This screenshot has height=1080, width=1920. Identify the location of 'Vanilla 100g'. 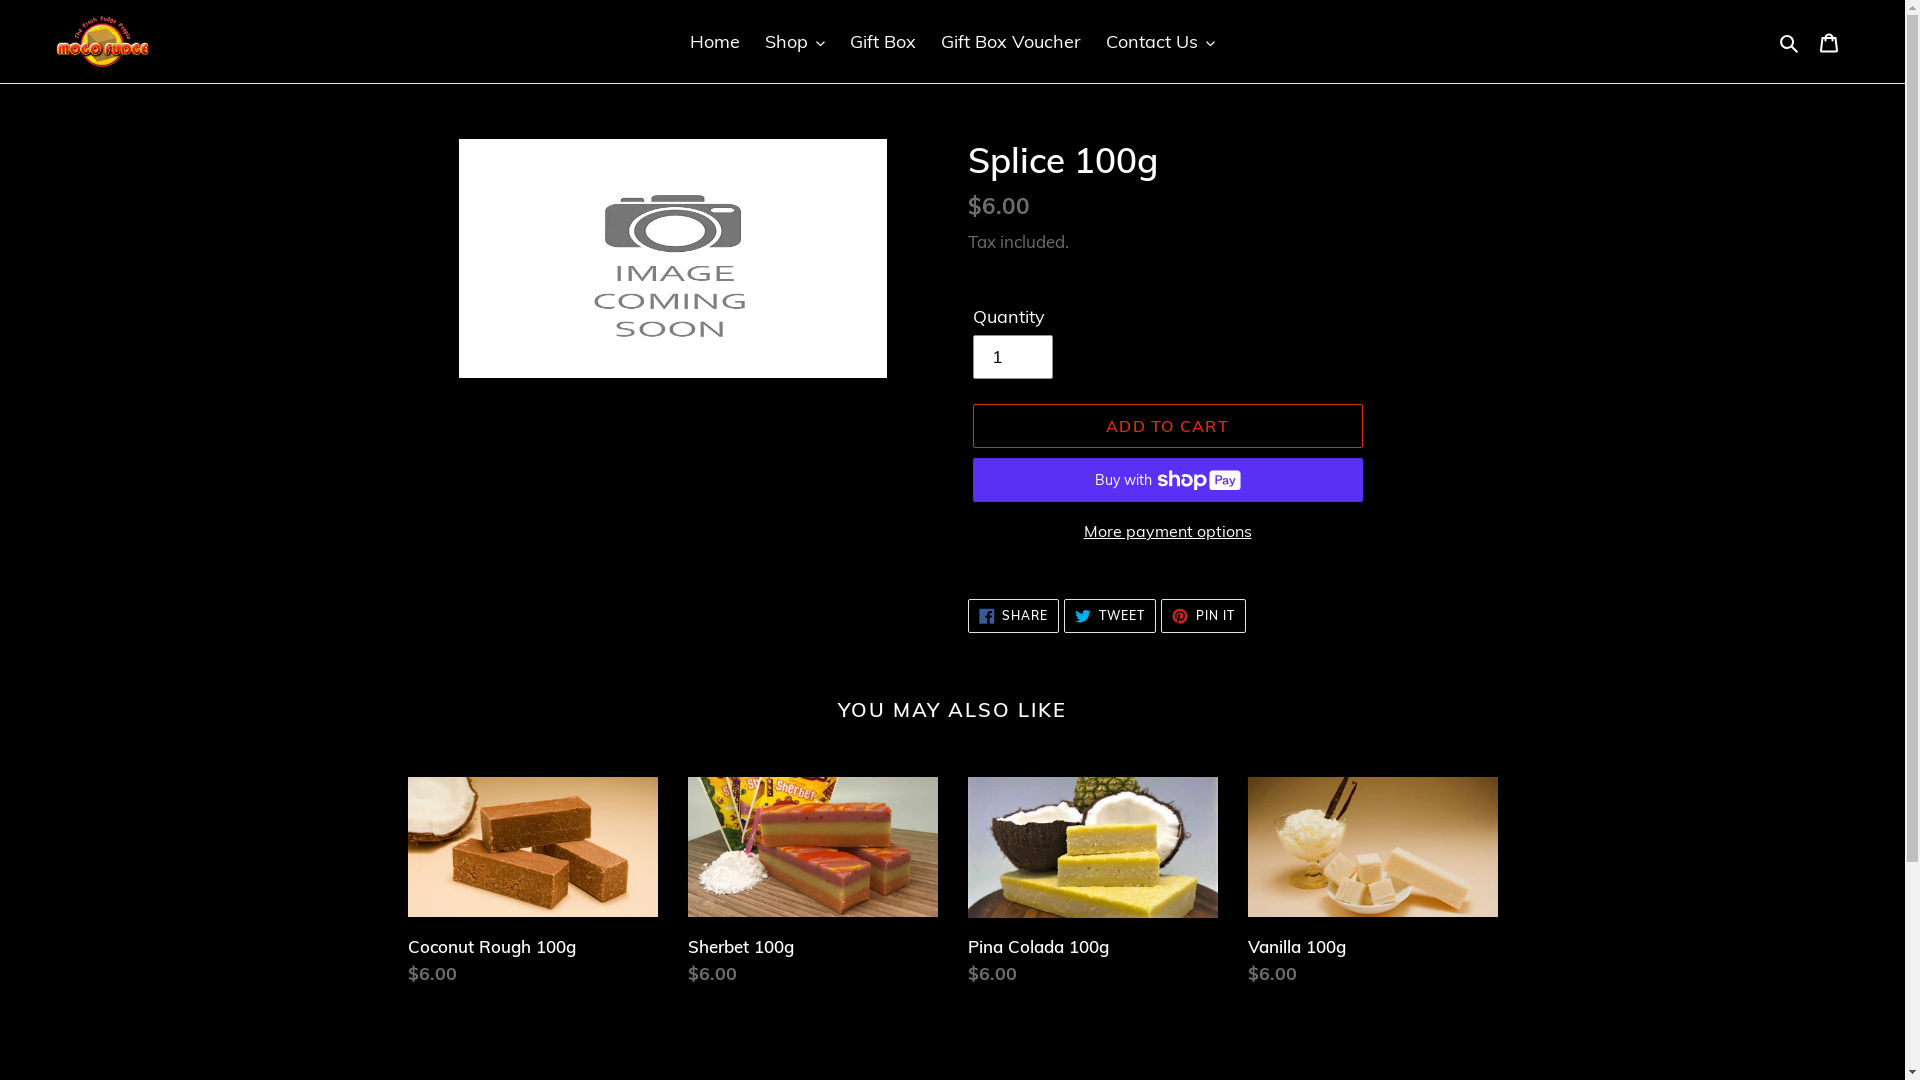
(1371, 885).